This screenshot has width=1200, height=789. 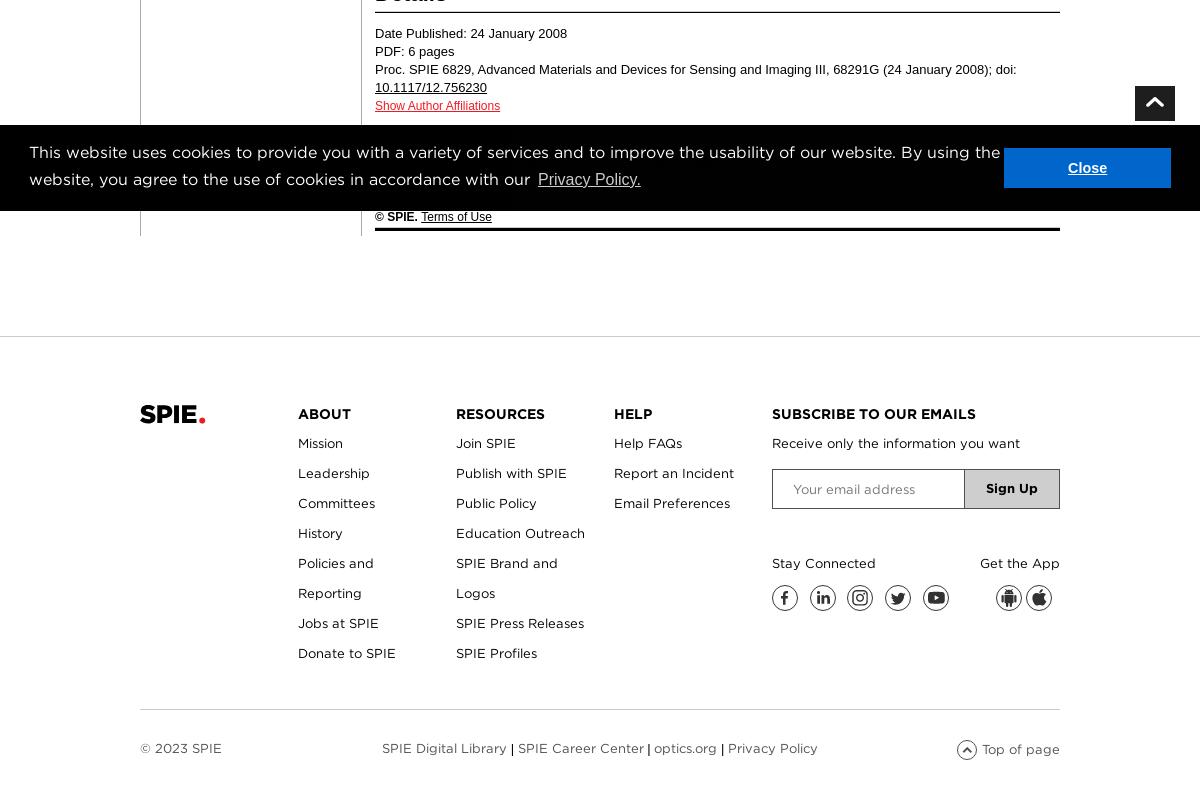 What do you see at coordinates (420, 215) in the screenshot?
I see `'Terms of Use'` at bounding box center [420, 215].